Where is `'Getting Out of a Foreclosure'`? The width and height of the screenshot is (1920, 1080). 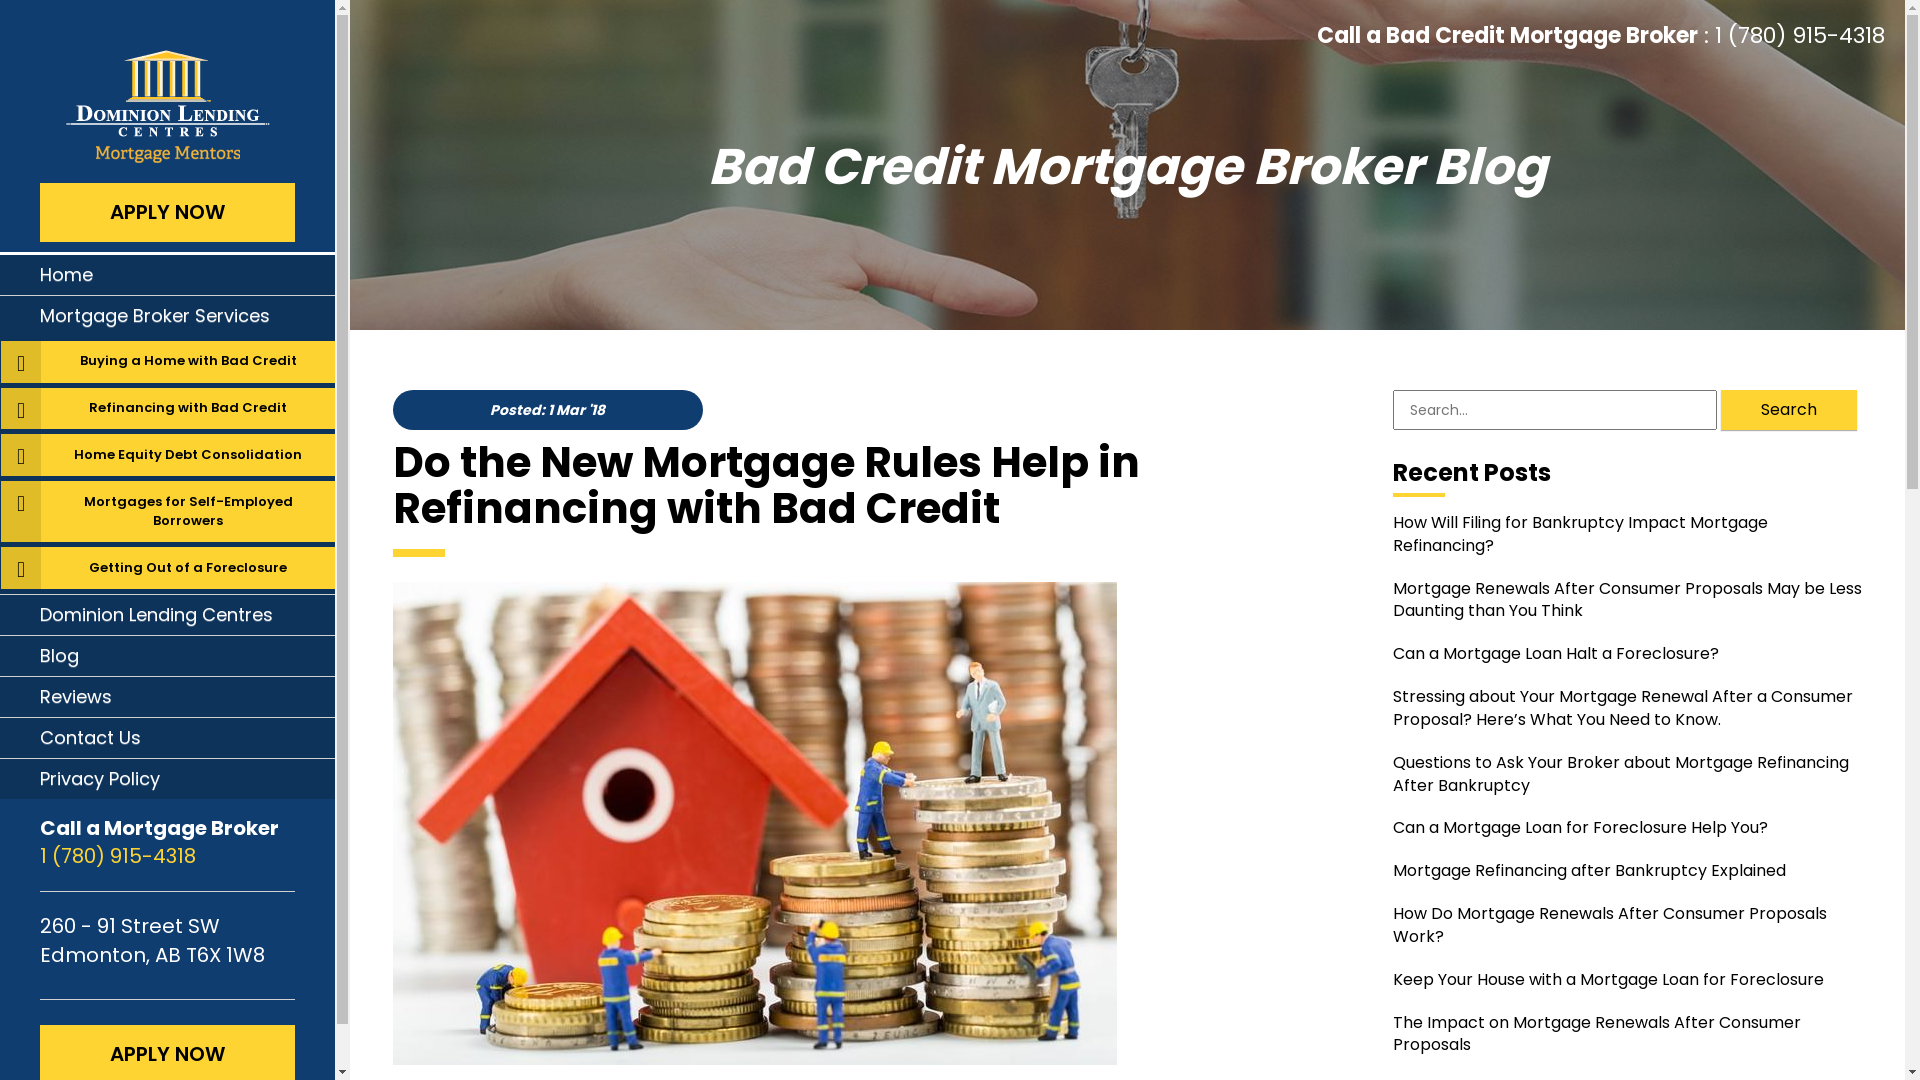 'Getting Out of a Foreclosure' is located at coordinates (187, 567).